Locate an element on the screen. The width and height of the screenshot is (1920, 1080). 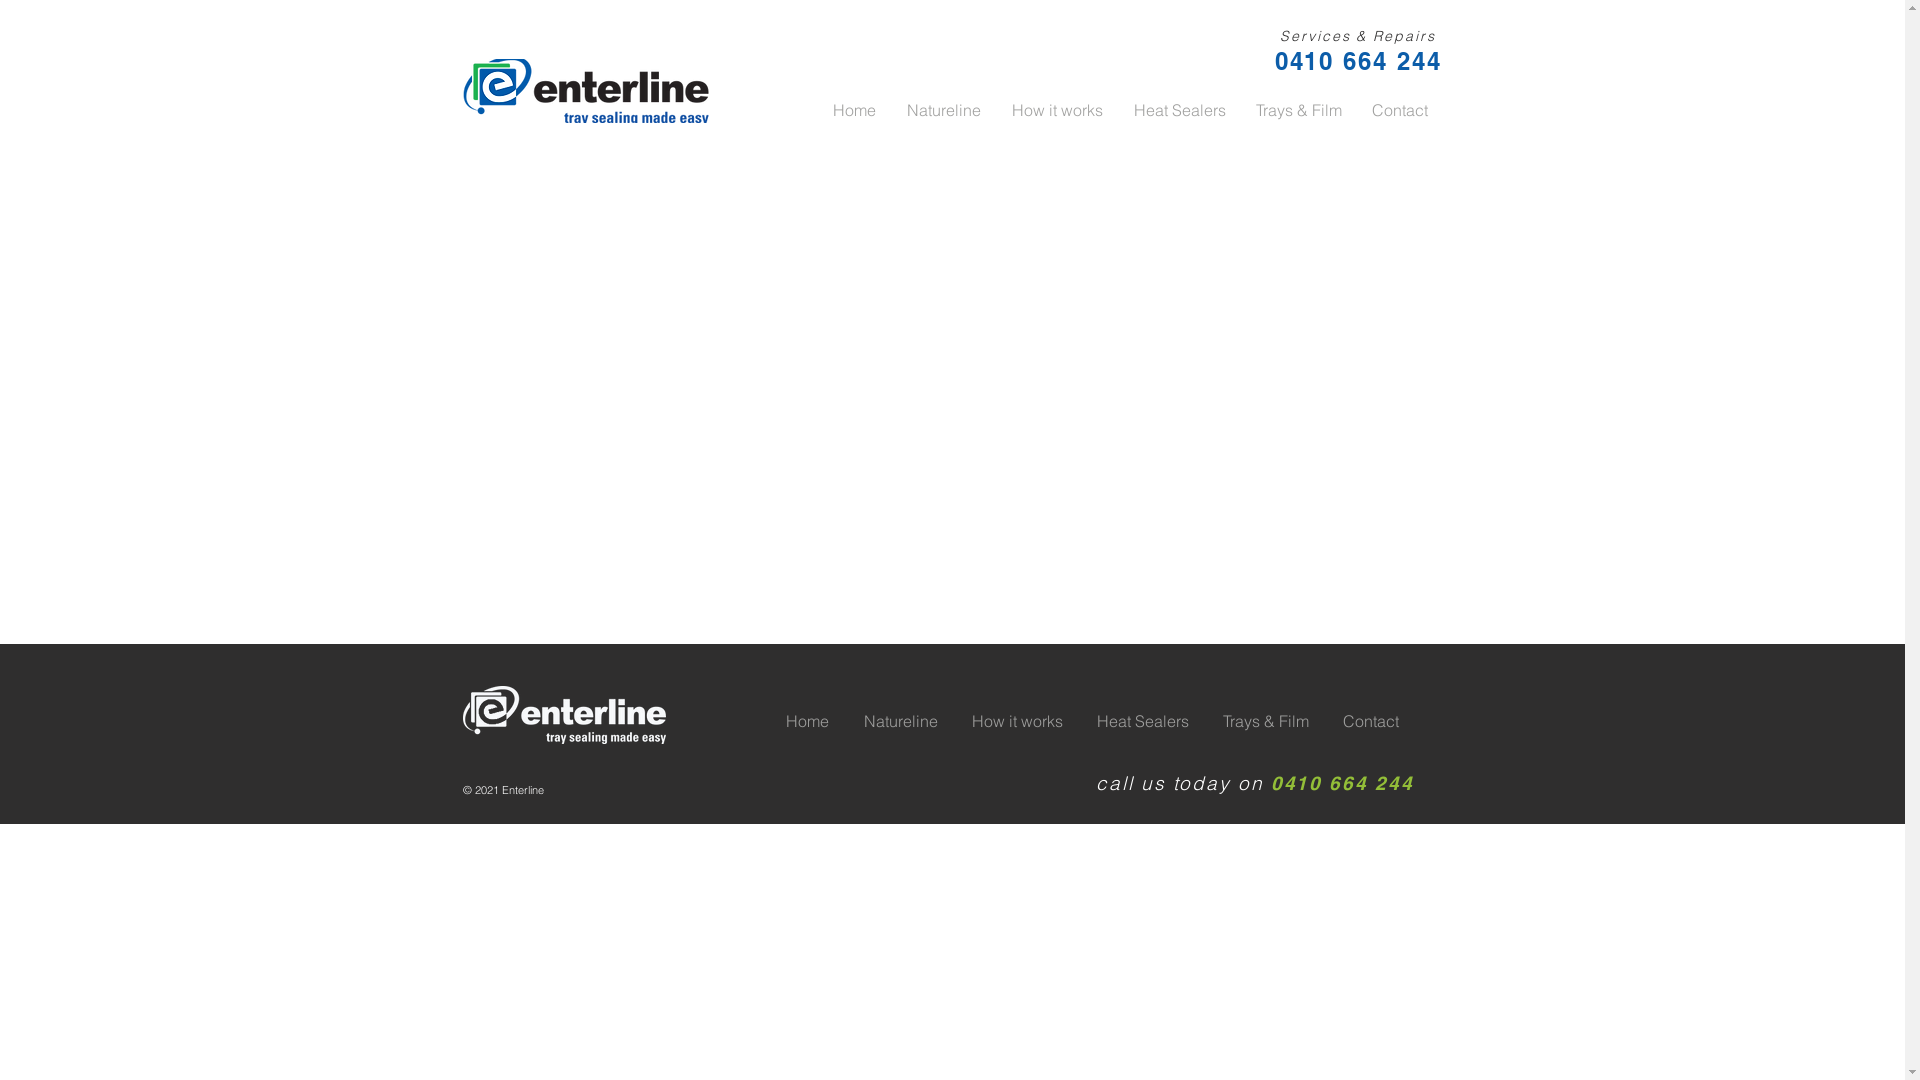
'Contact' is located at coordinates (1397, 110).